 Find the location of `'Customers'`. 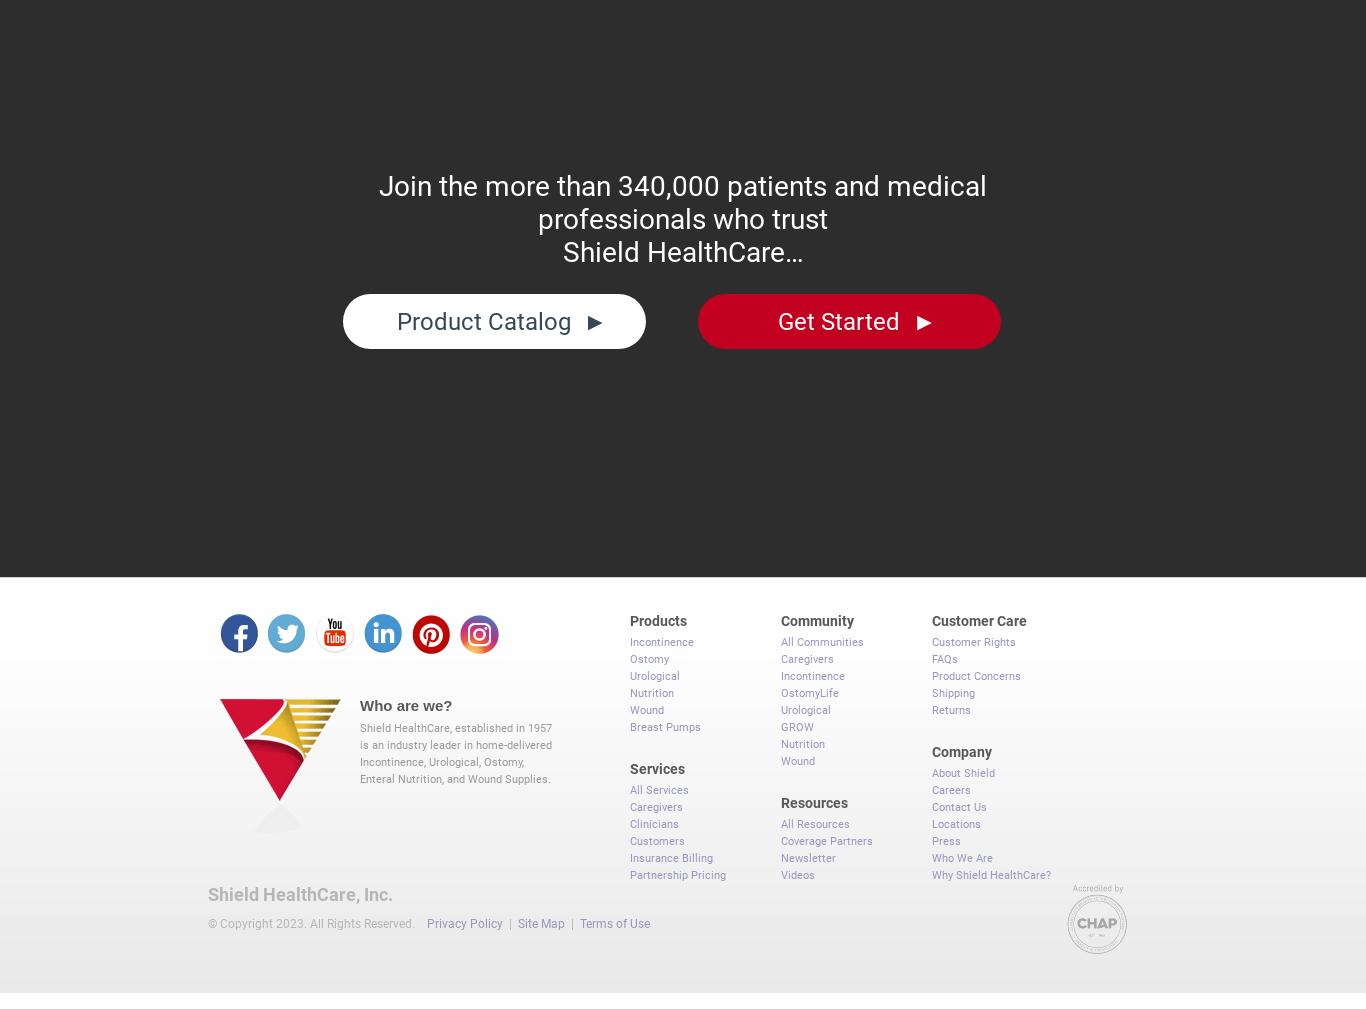

'Customers' is located at coordinates (656, 831).